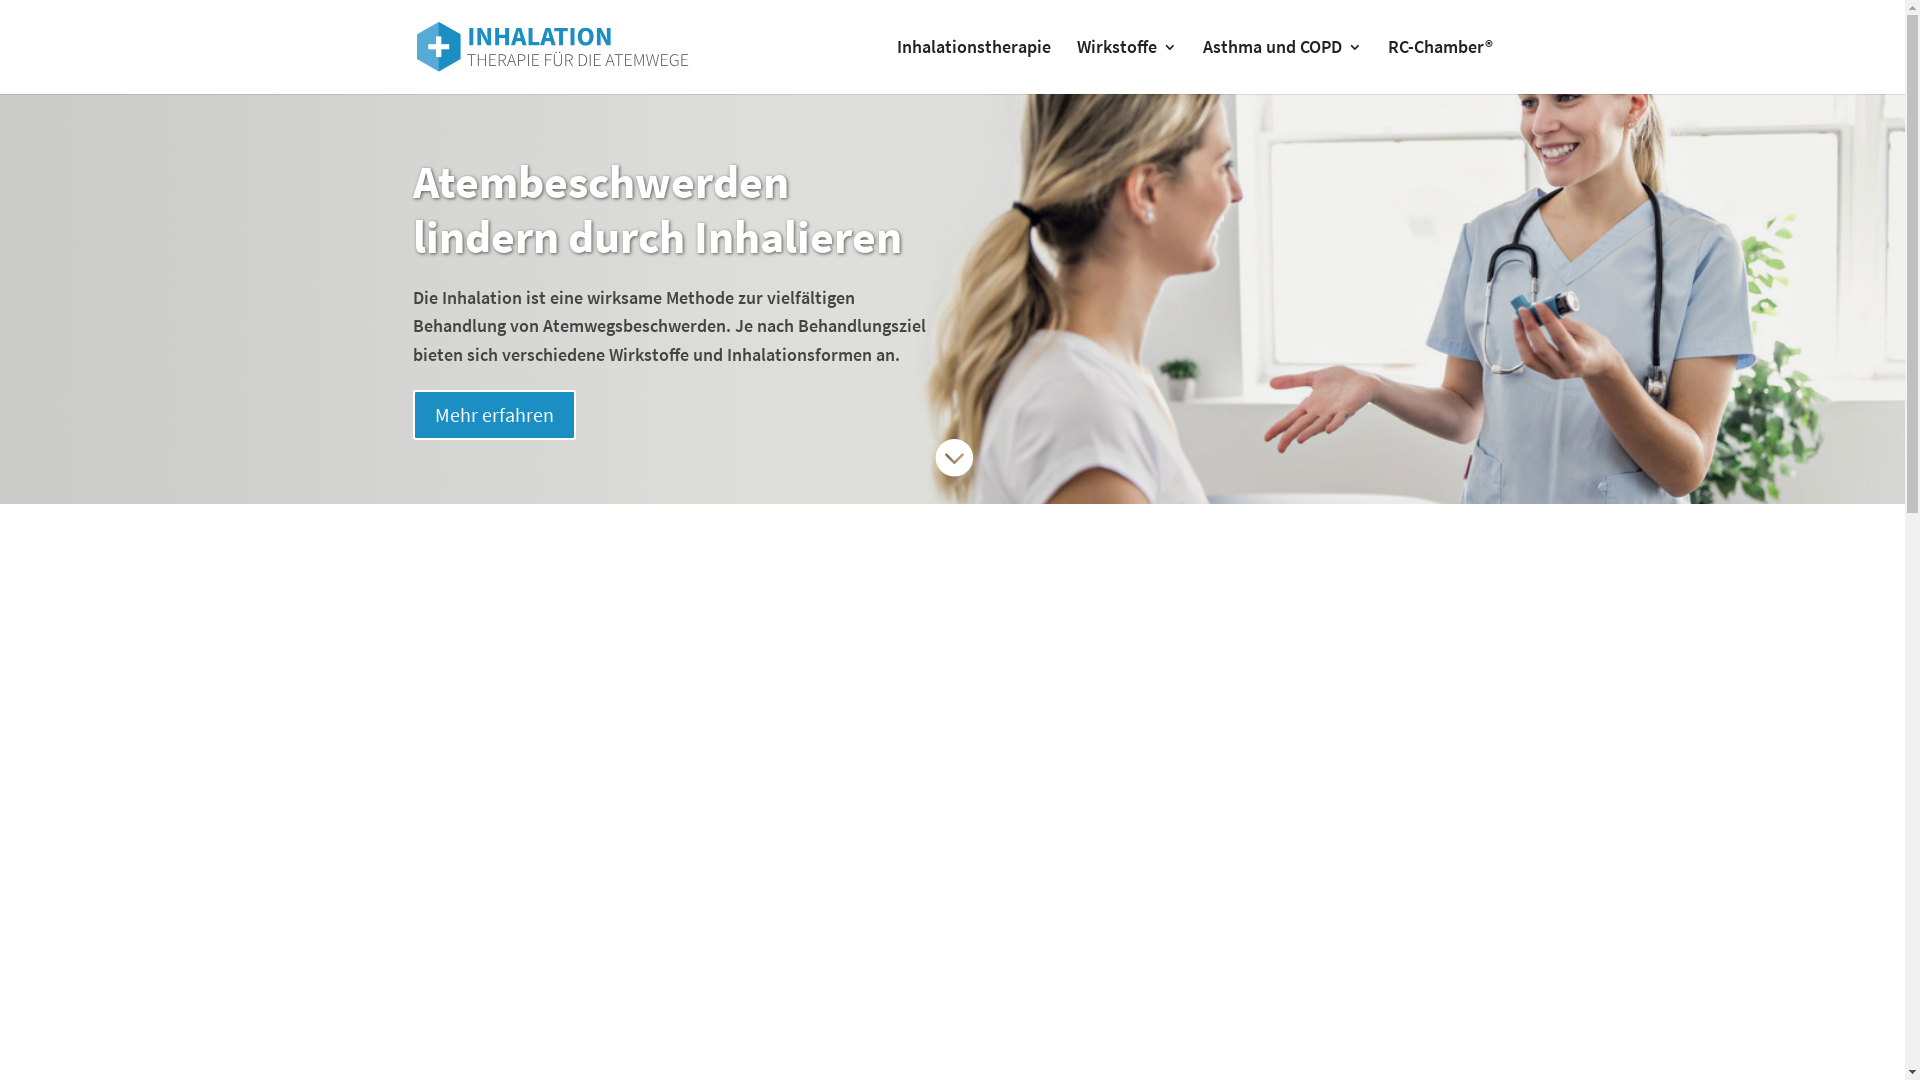 This screenshot has height=1080, width=1920. What do you see at coordinates (1200, 65) in the screenshot?
I see `'Asthma und COPD'` at bounding box center [1200, 65].